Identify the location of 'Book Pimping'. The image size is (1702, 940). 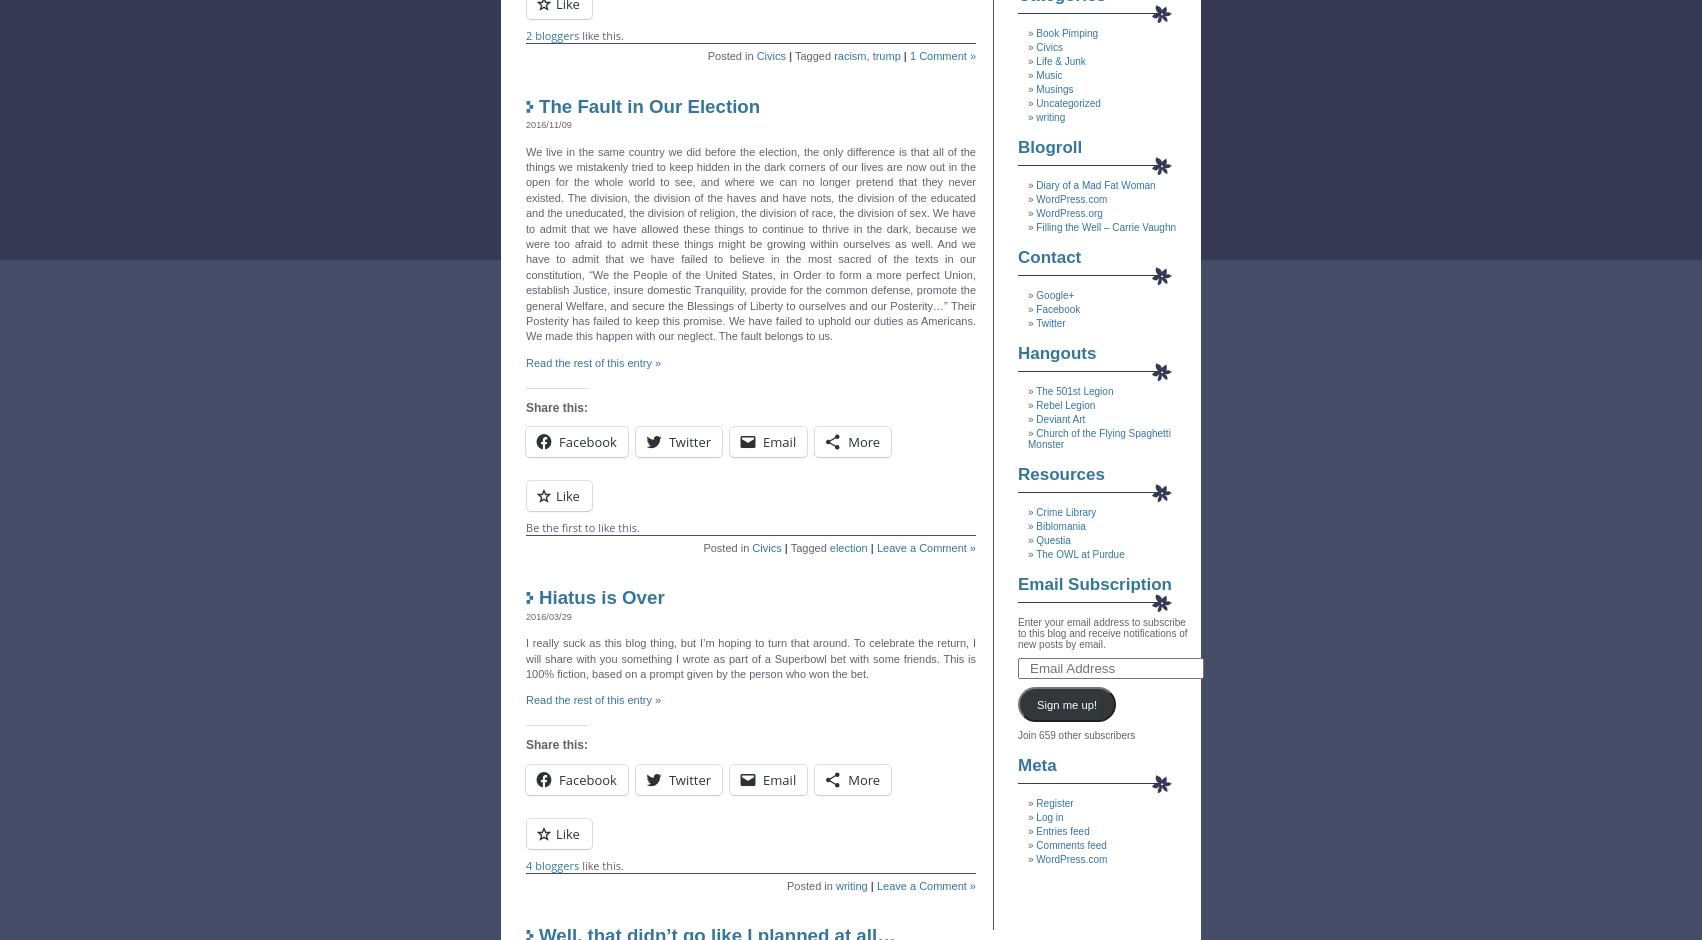
(1065, 33).